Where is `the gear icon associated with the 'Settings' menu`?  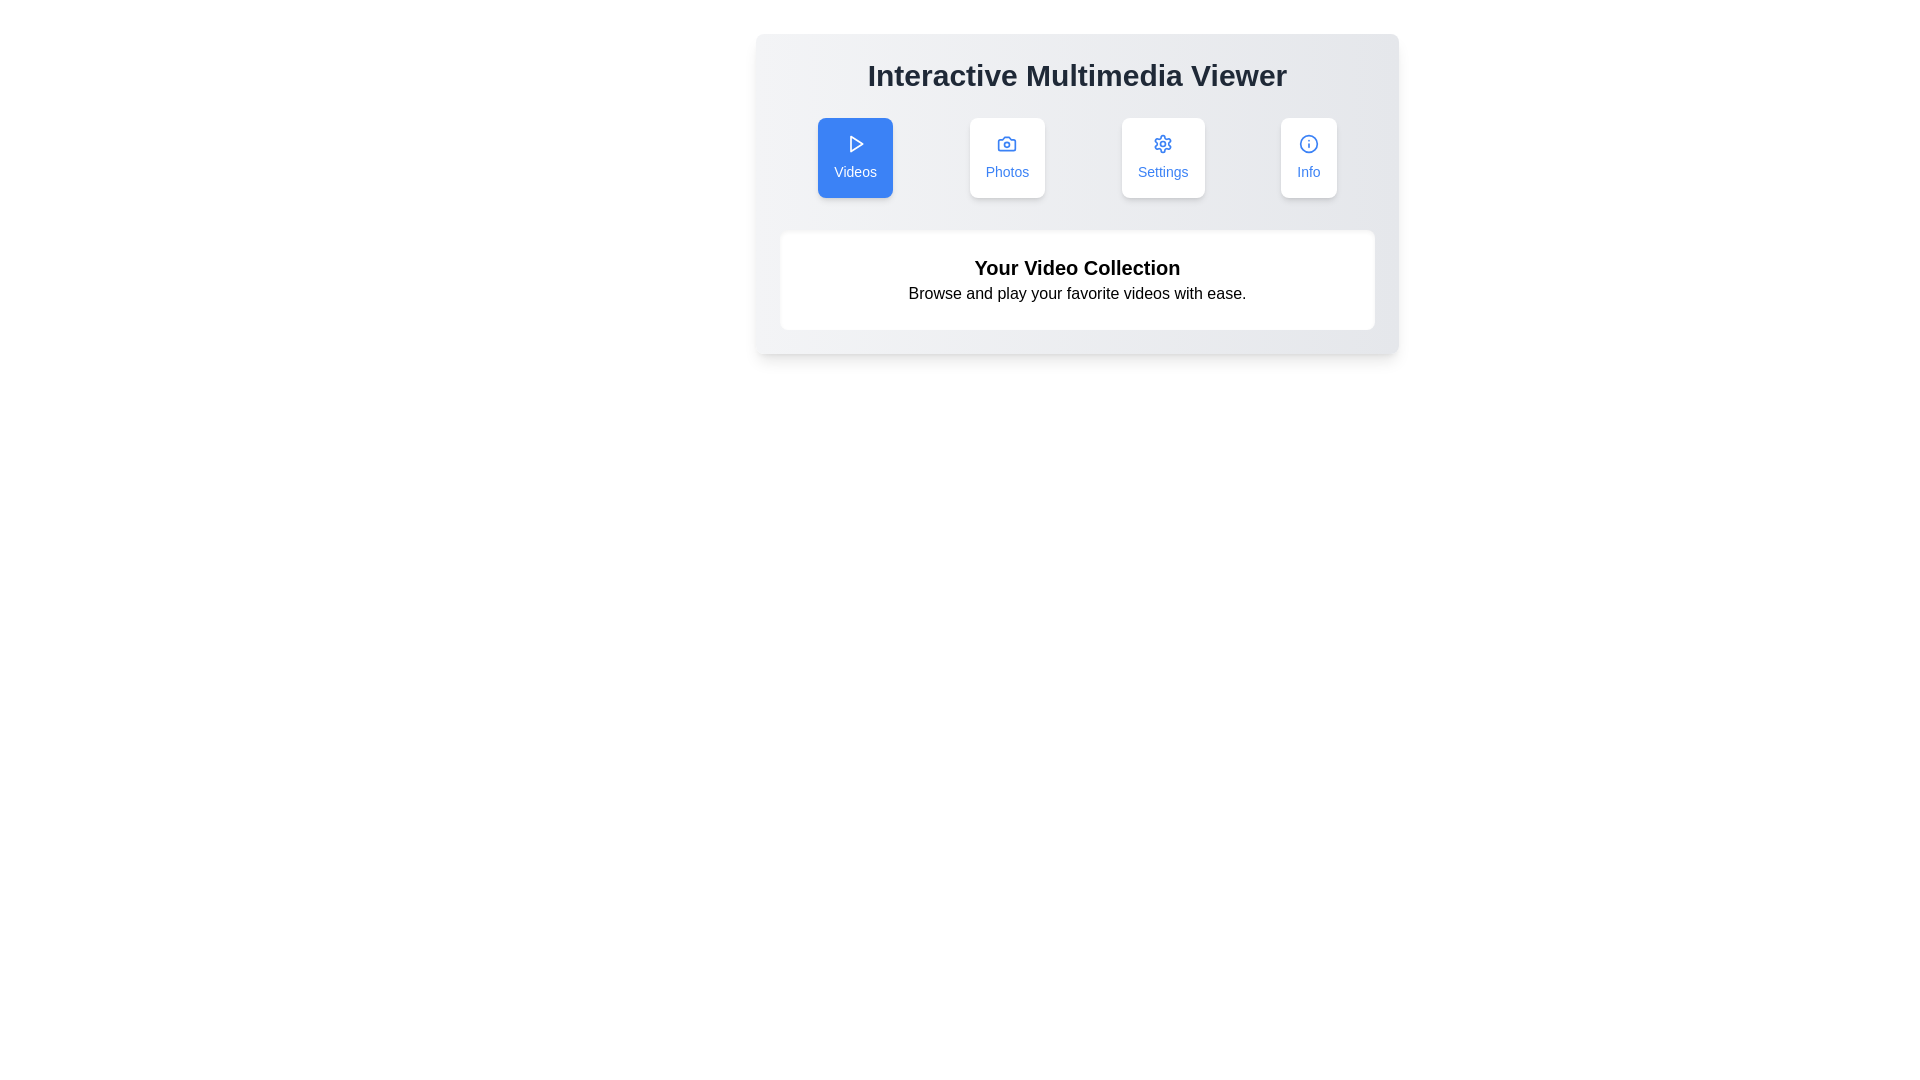 the gear icon associated with the 'Settings' menu is located at coordinates (1163, 142).